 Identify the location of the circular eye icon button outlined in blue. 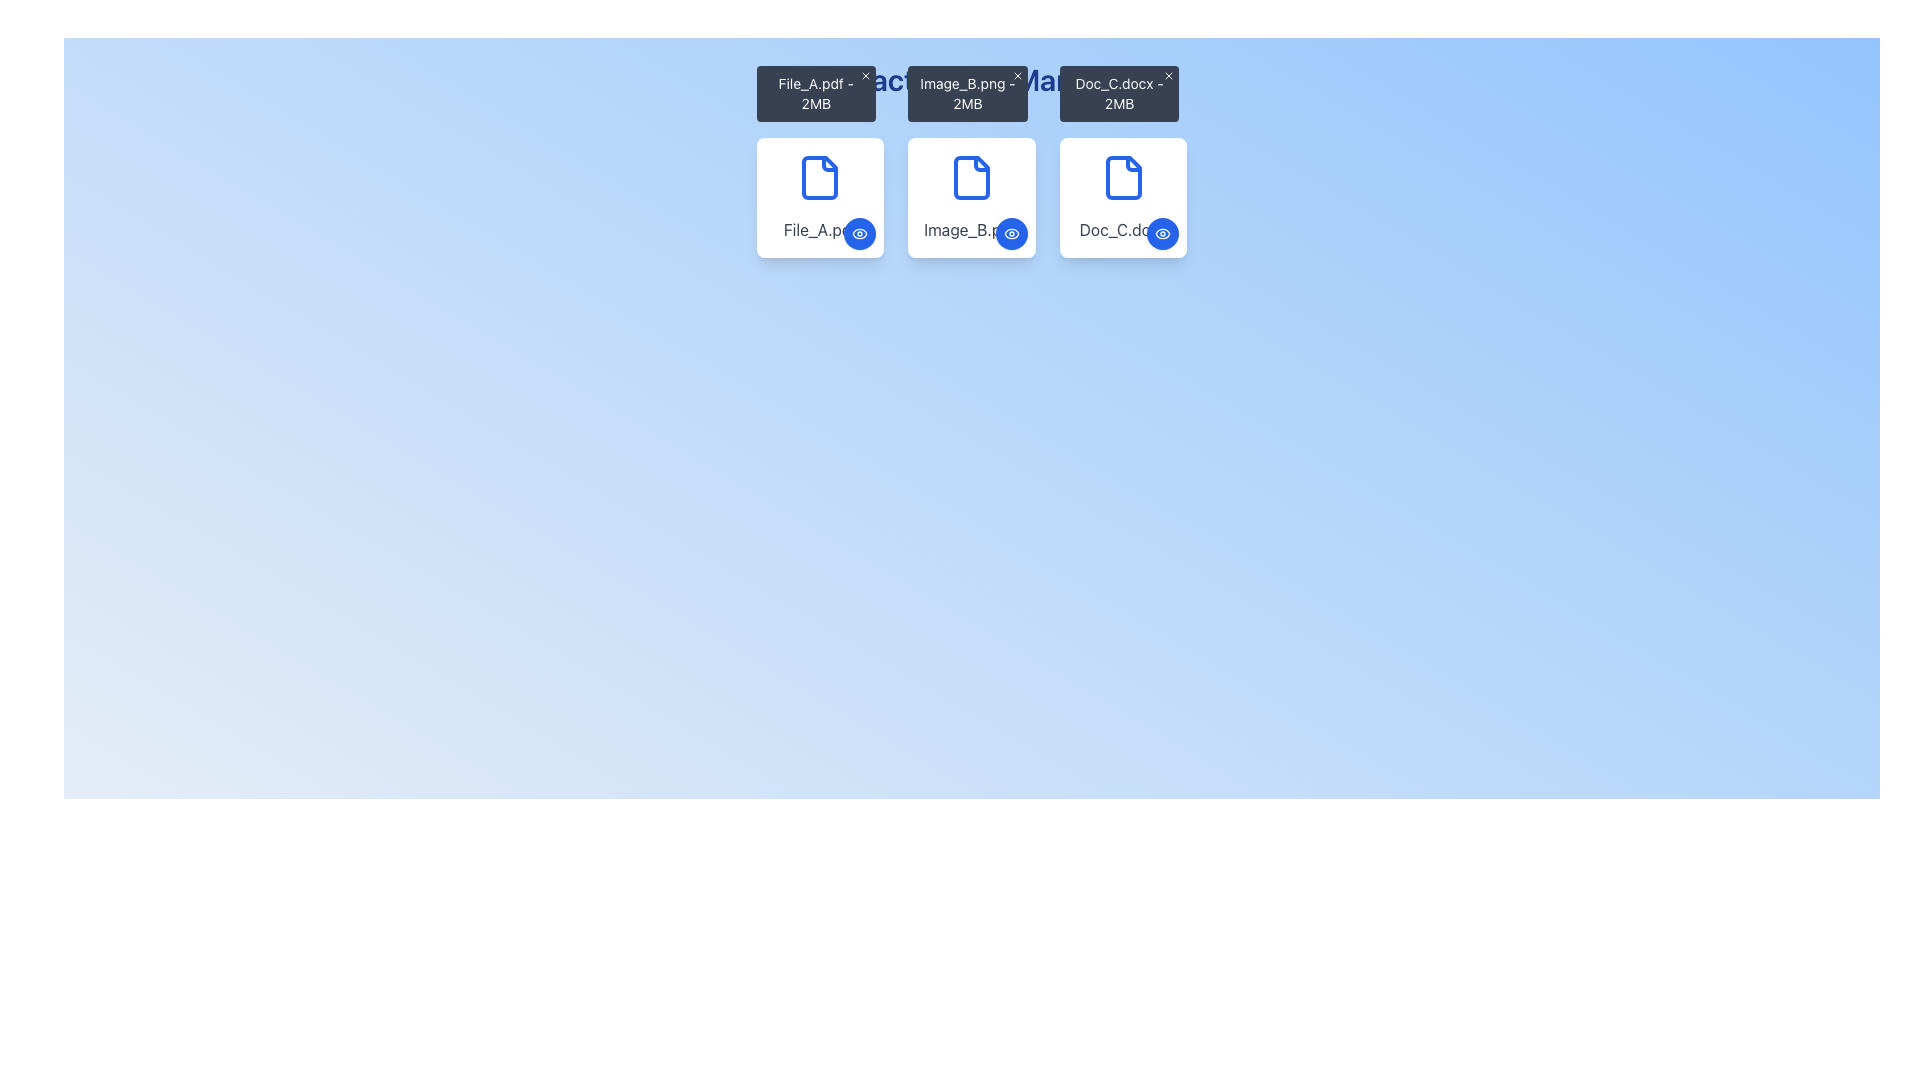
(1163, 233).